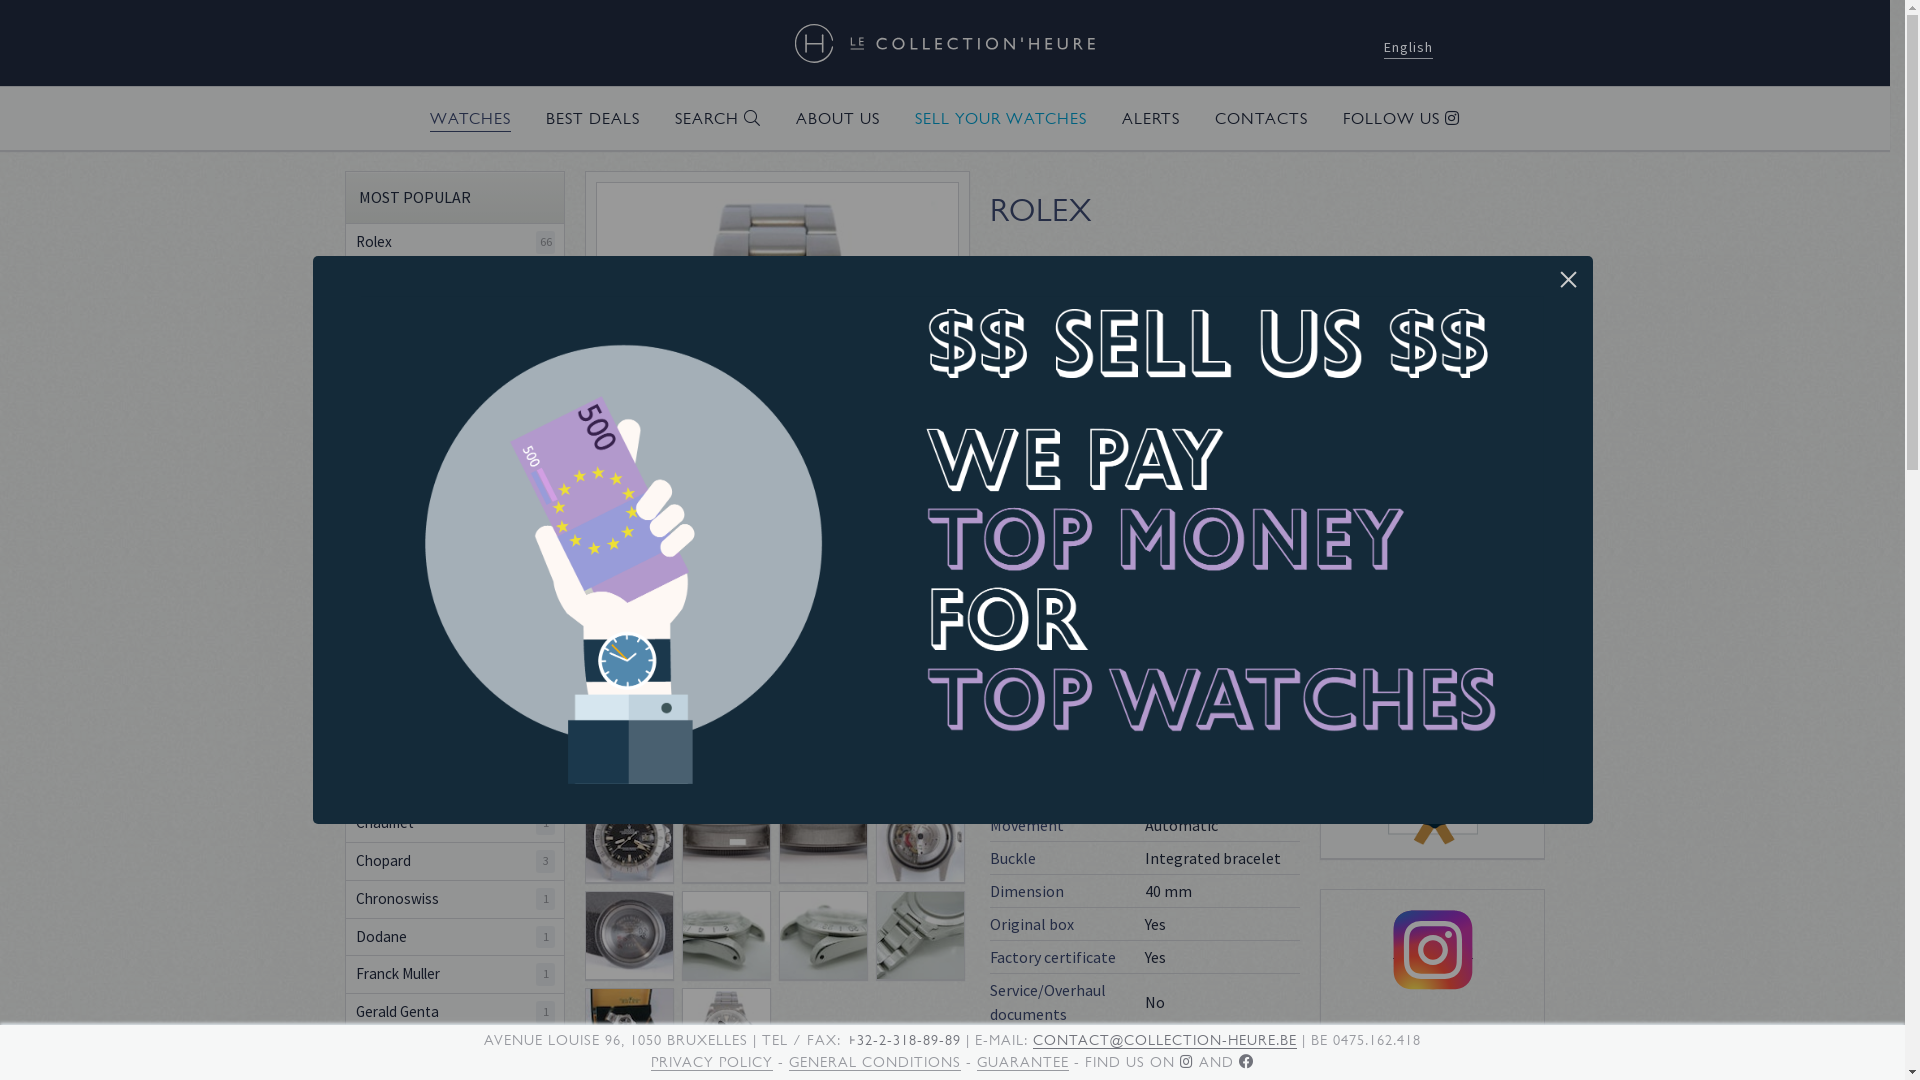  What do you see at coordinates (944, 42) in the screenshot?
I see `'COLLECTION'HEURE'` at bounding box center [944, 42].